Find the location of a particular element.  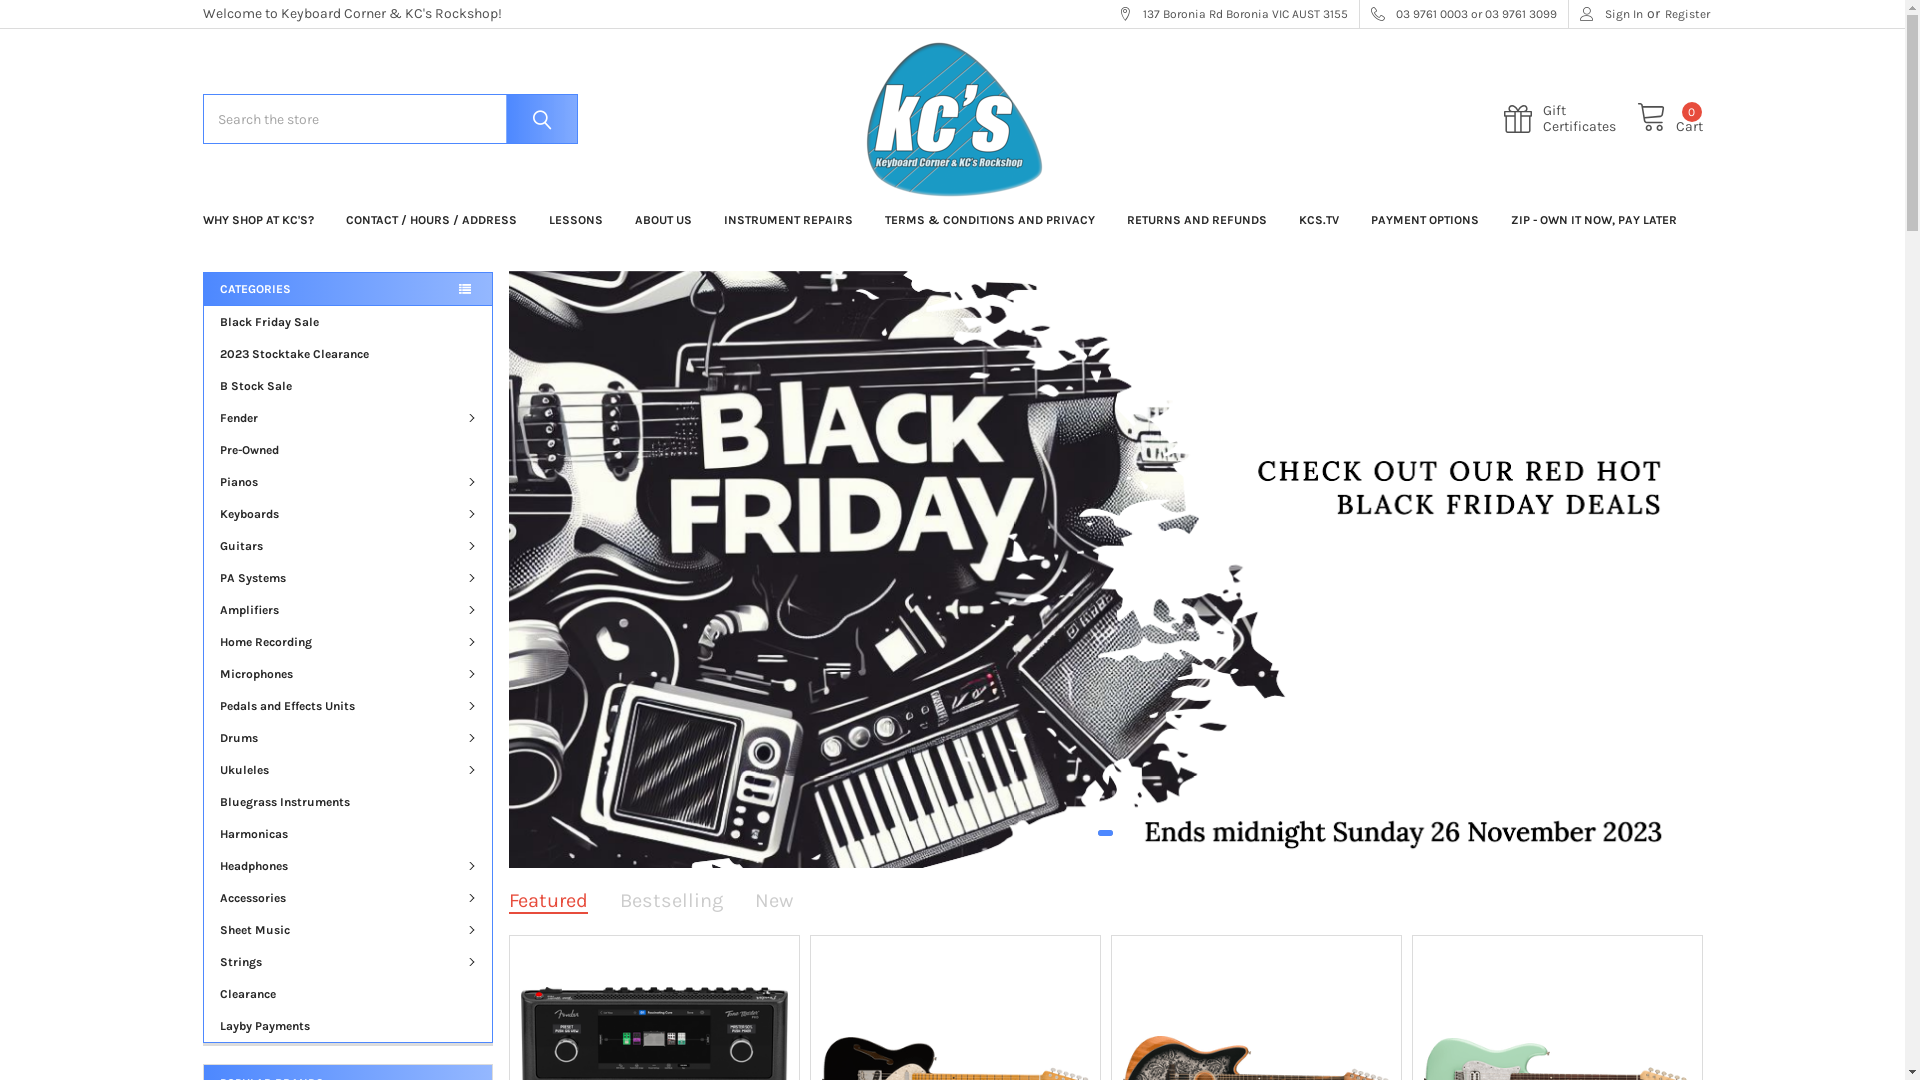

'INSTRUMENT REPAIRS' is located at coordinates (787, 219).